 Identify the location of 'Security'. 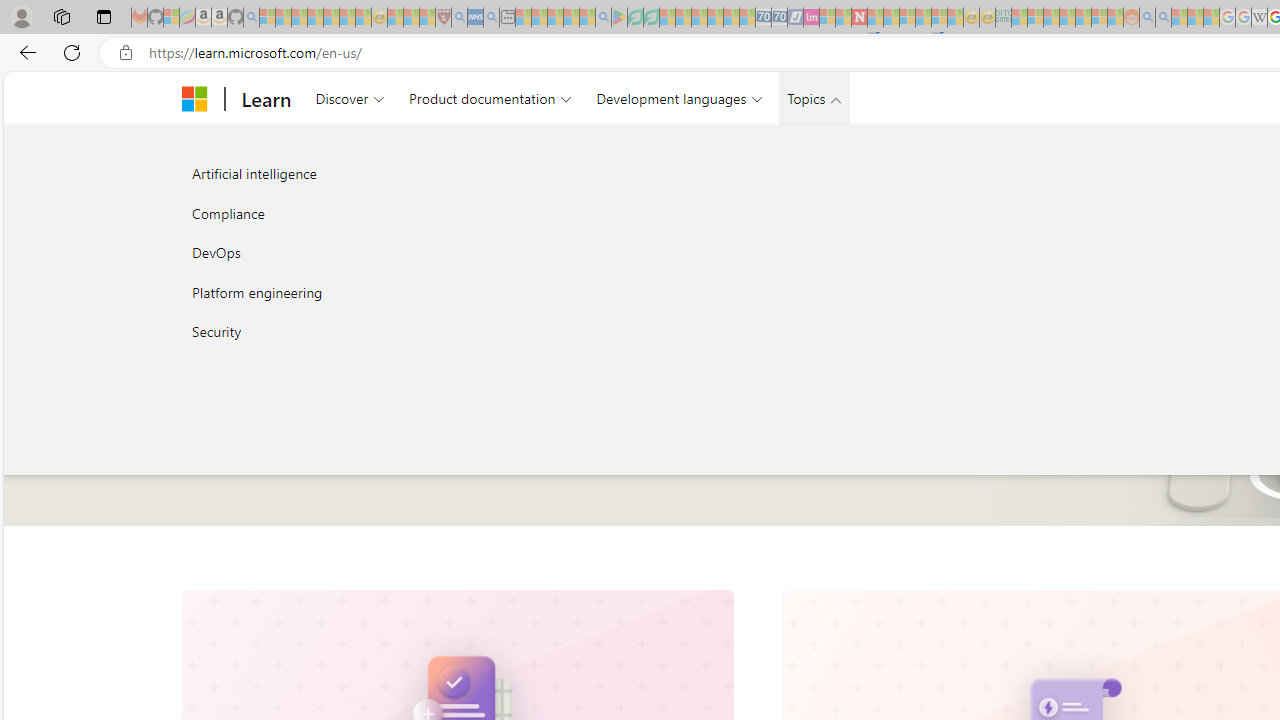
(394, 330).